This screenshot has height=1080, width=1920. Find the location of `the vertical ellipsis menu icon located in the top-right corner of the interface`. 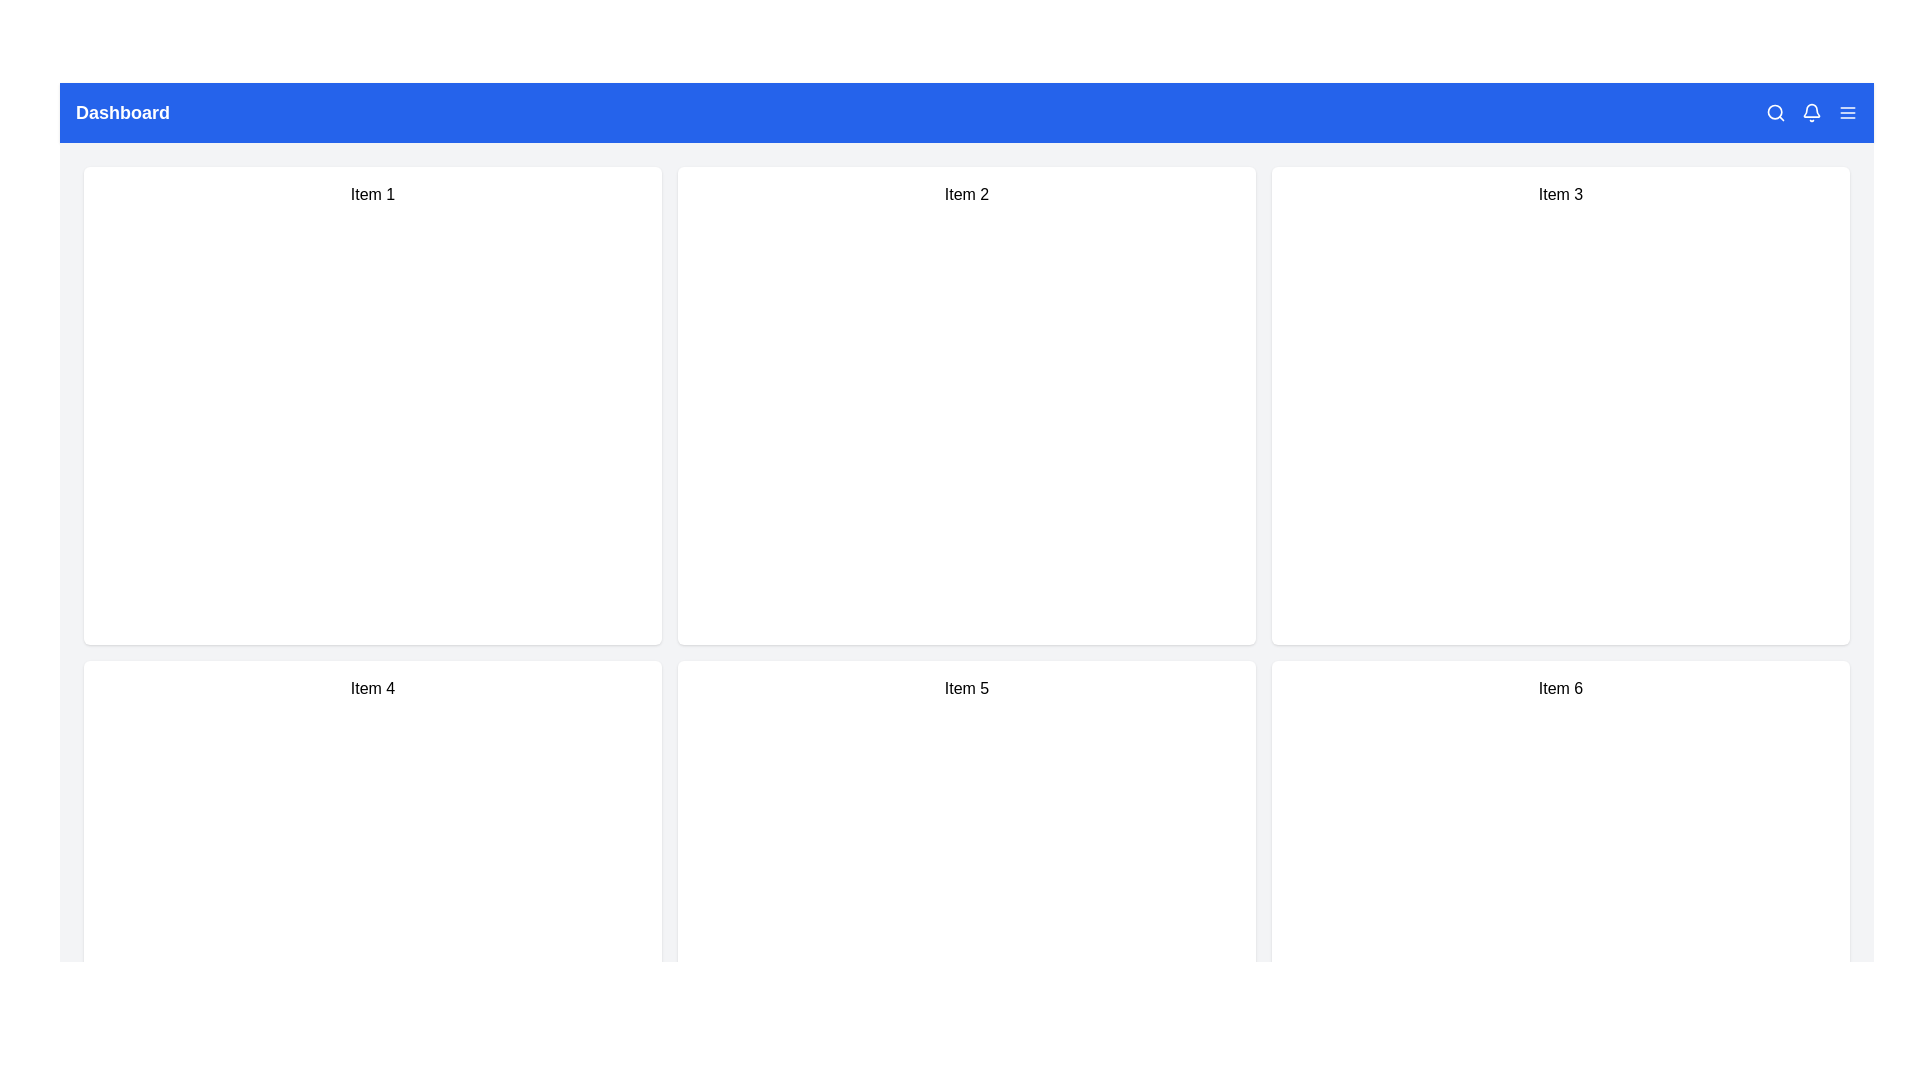

the vertical ellipsis menu icon located in the top-right corner of the interface is located at coordinates (1847, 112).